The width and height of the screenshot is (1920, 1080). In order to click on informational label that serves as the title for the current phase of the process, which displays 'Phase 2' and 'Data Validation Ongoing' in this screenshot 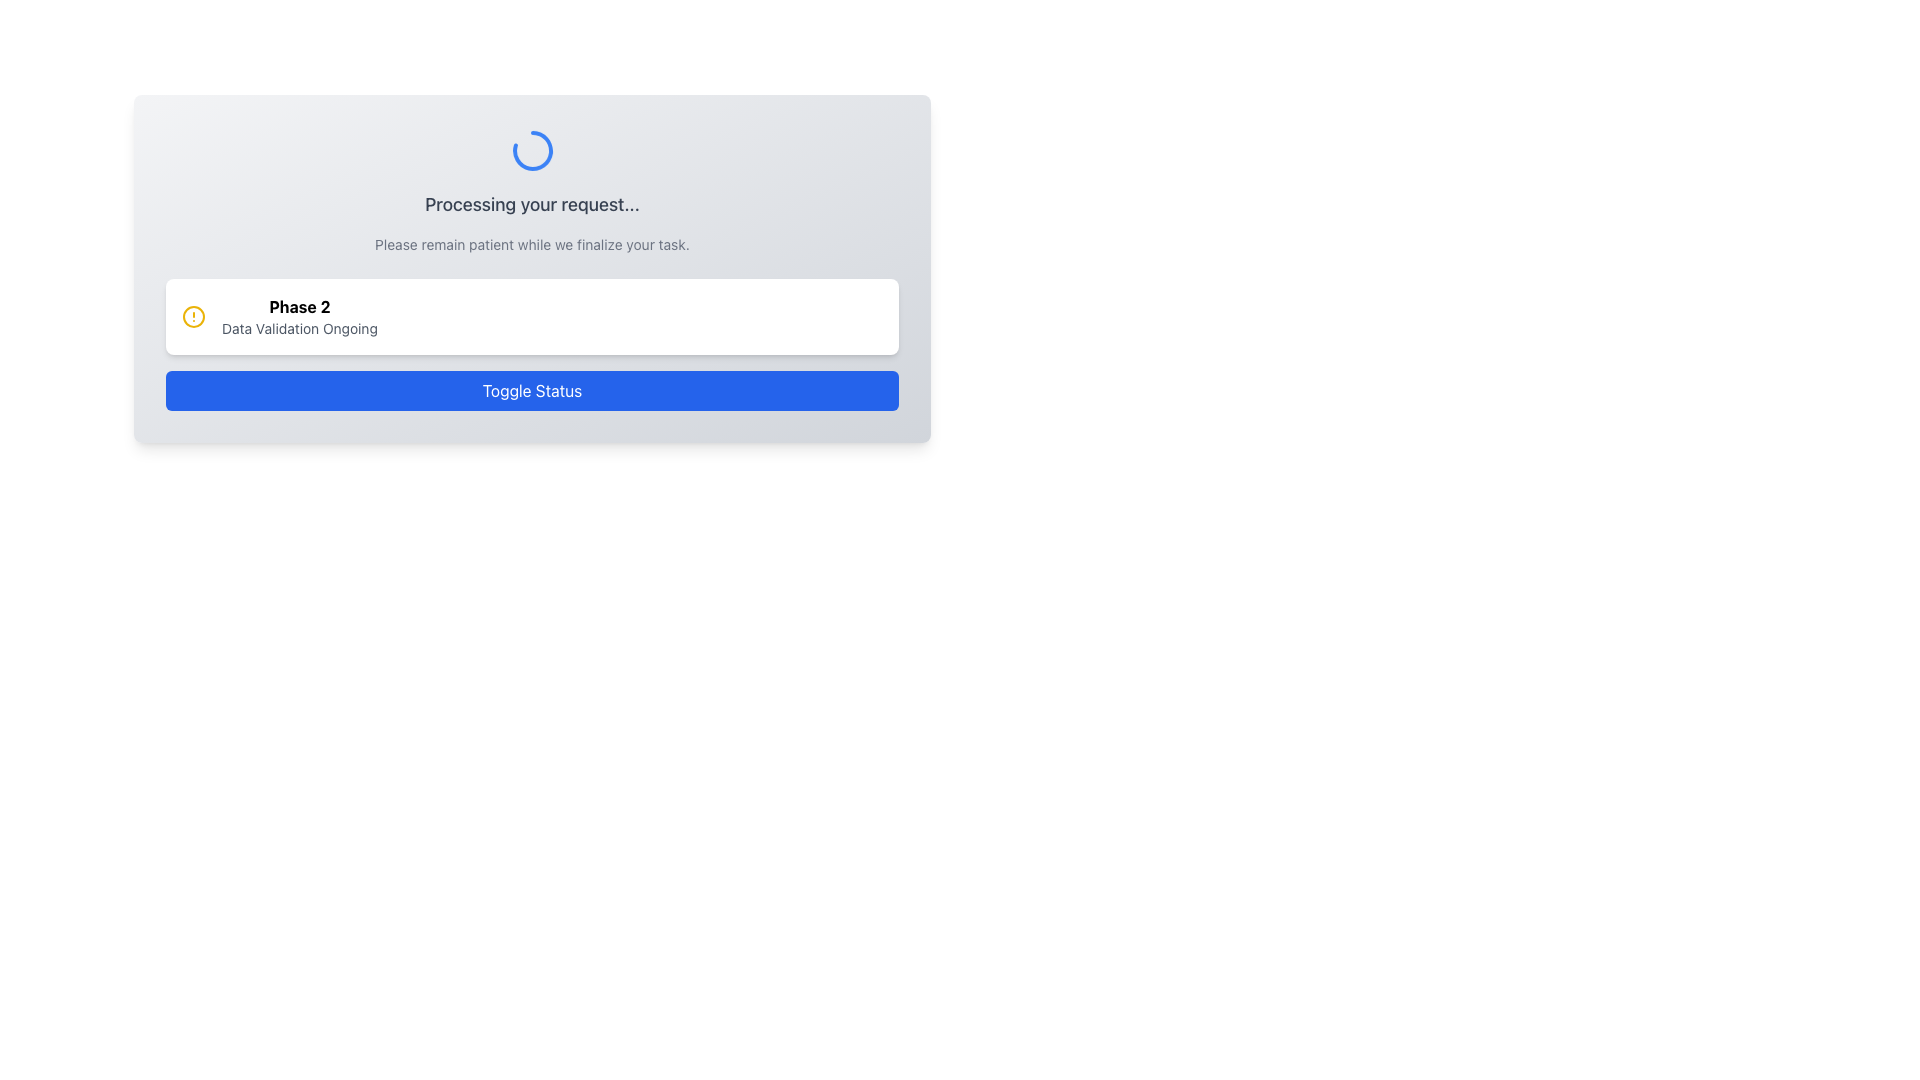, I will do `click(298, 307)`.